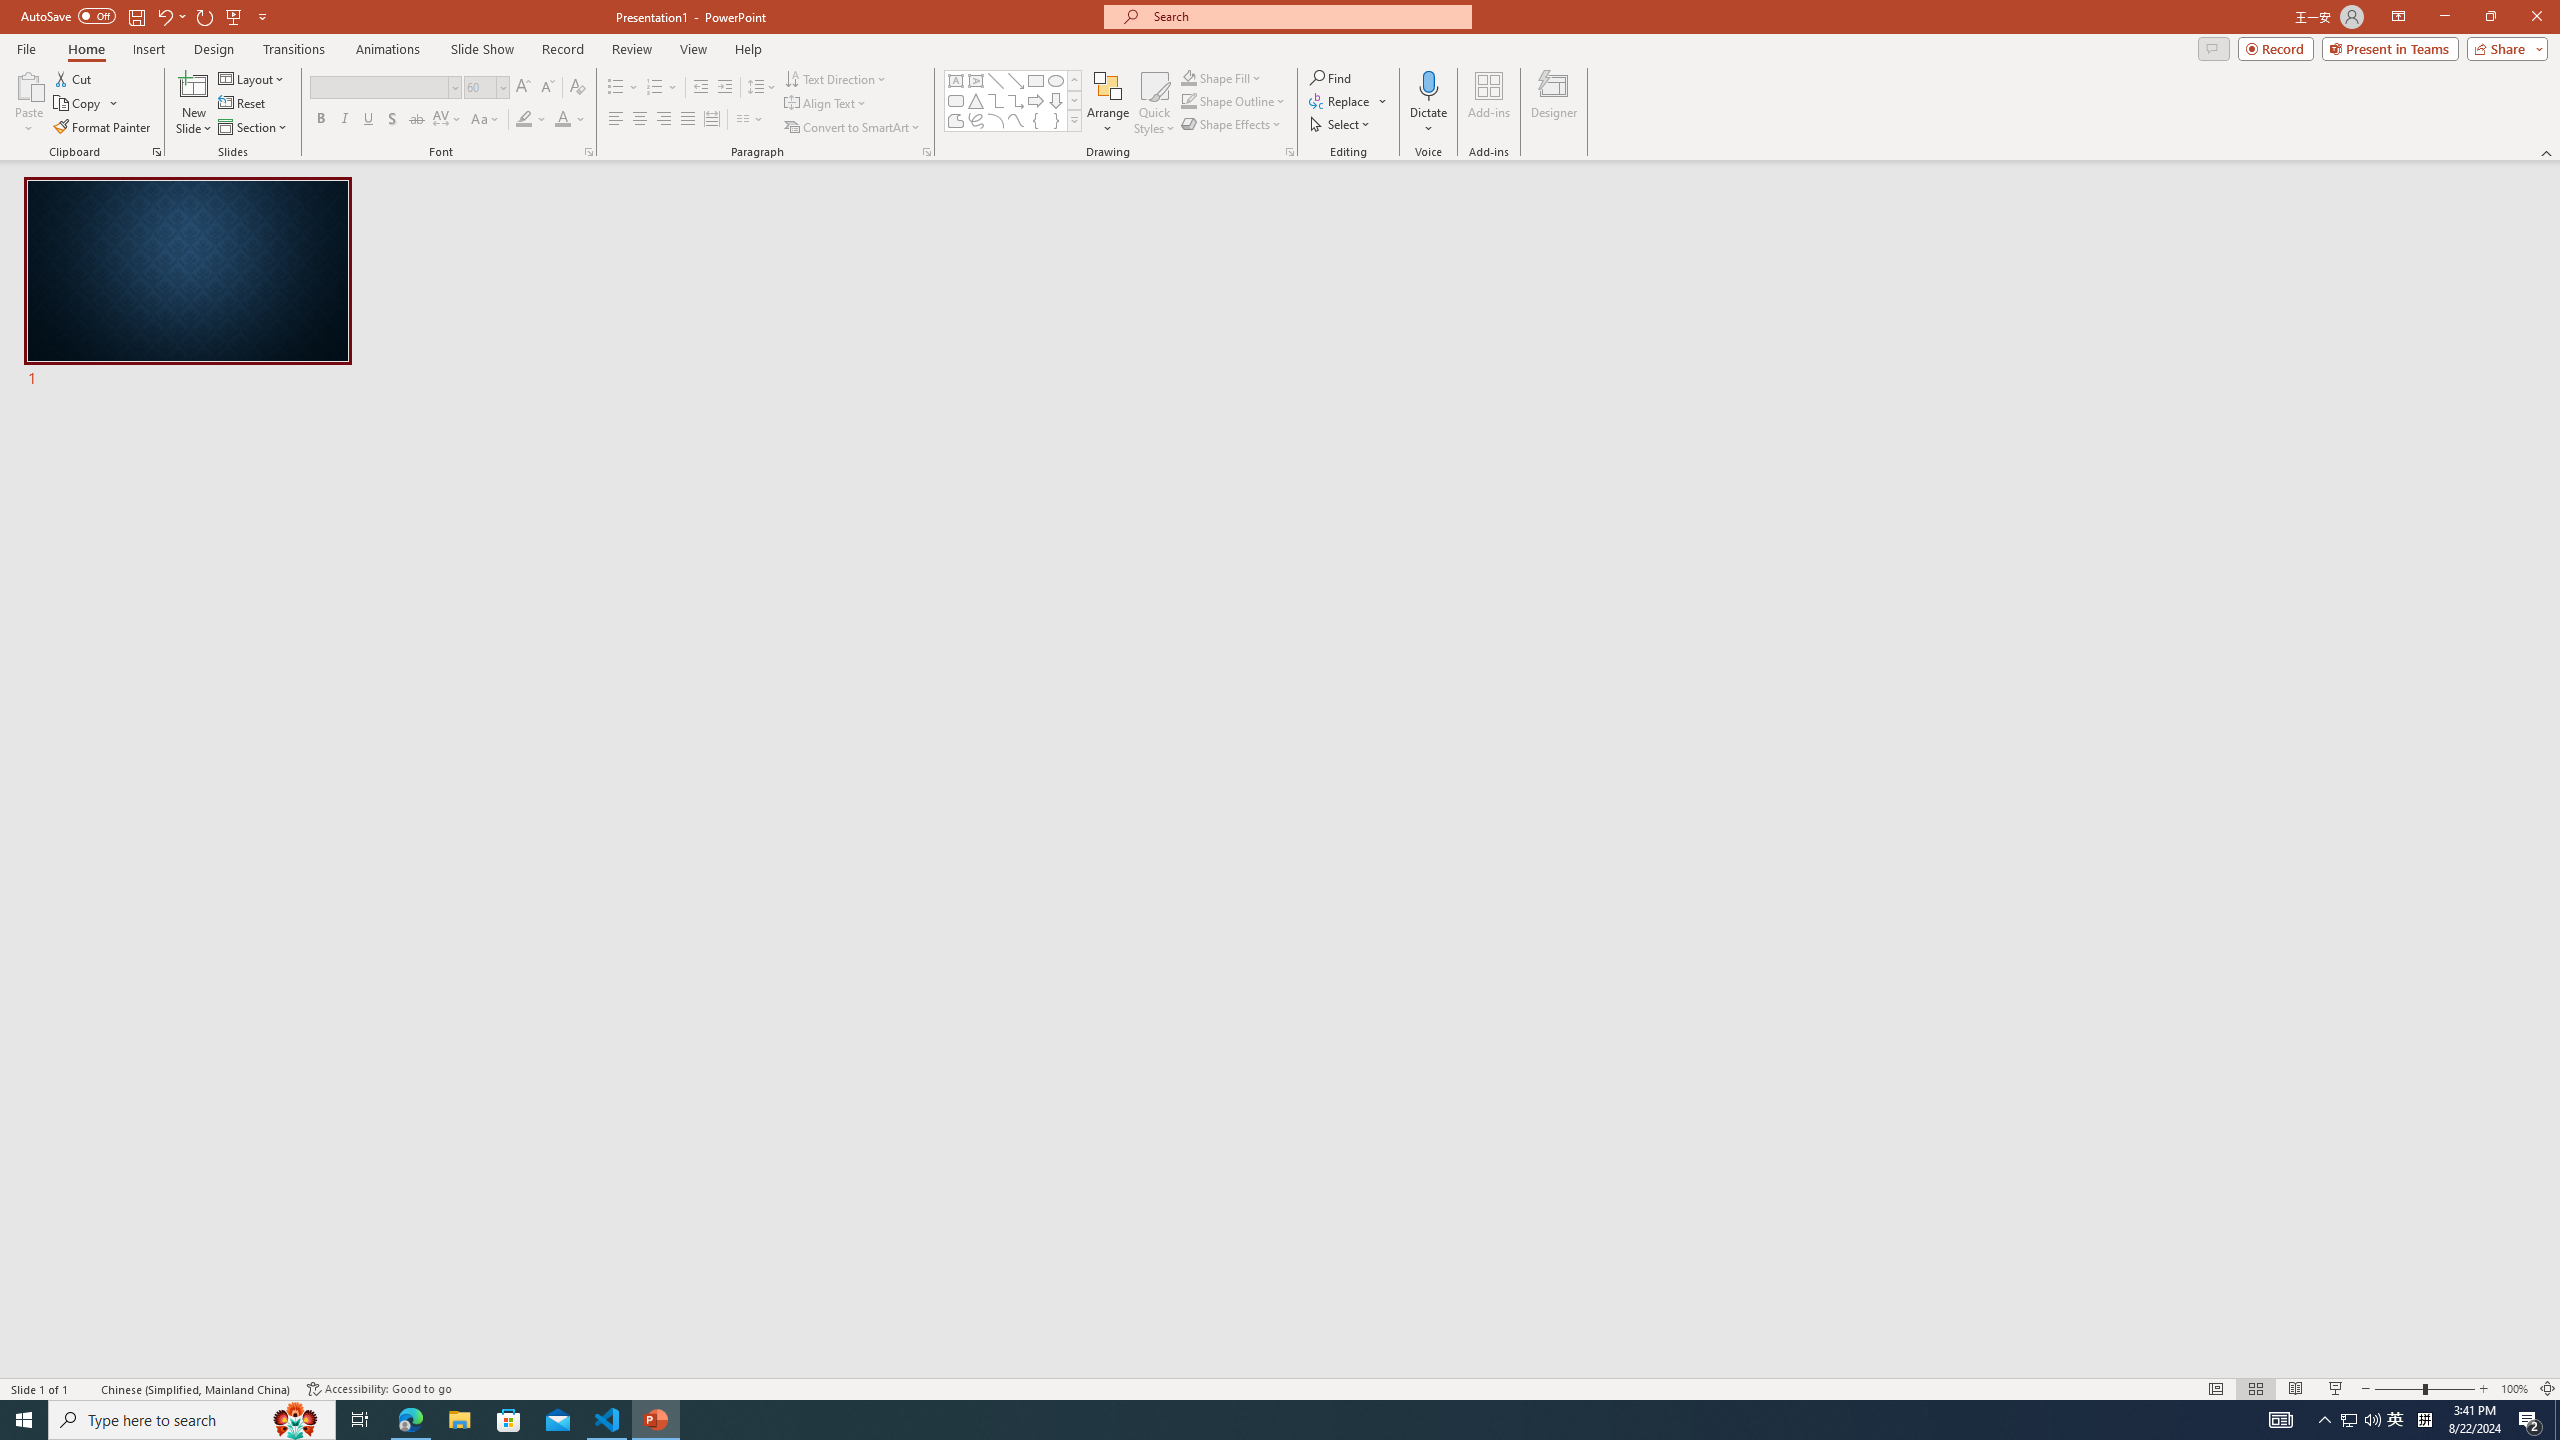 The width and height of the screenshot is (2560, 1440). Describe the element at coordinates (1222, 77) in the screenshot. I see `'Shape Fill'` at that location.